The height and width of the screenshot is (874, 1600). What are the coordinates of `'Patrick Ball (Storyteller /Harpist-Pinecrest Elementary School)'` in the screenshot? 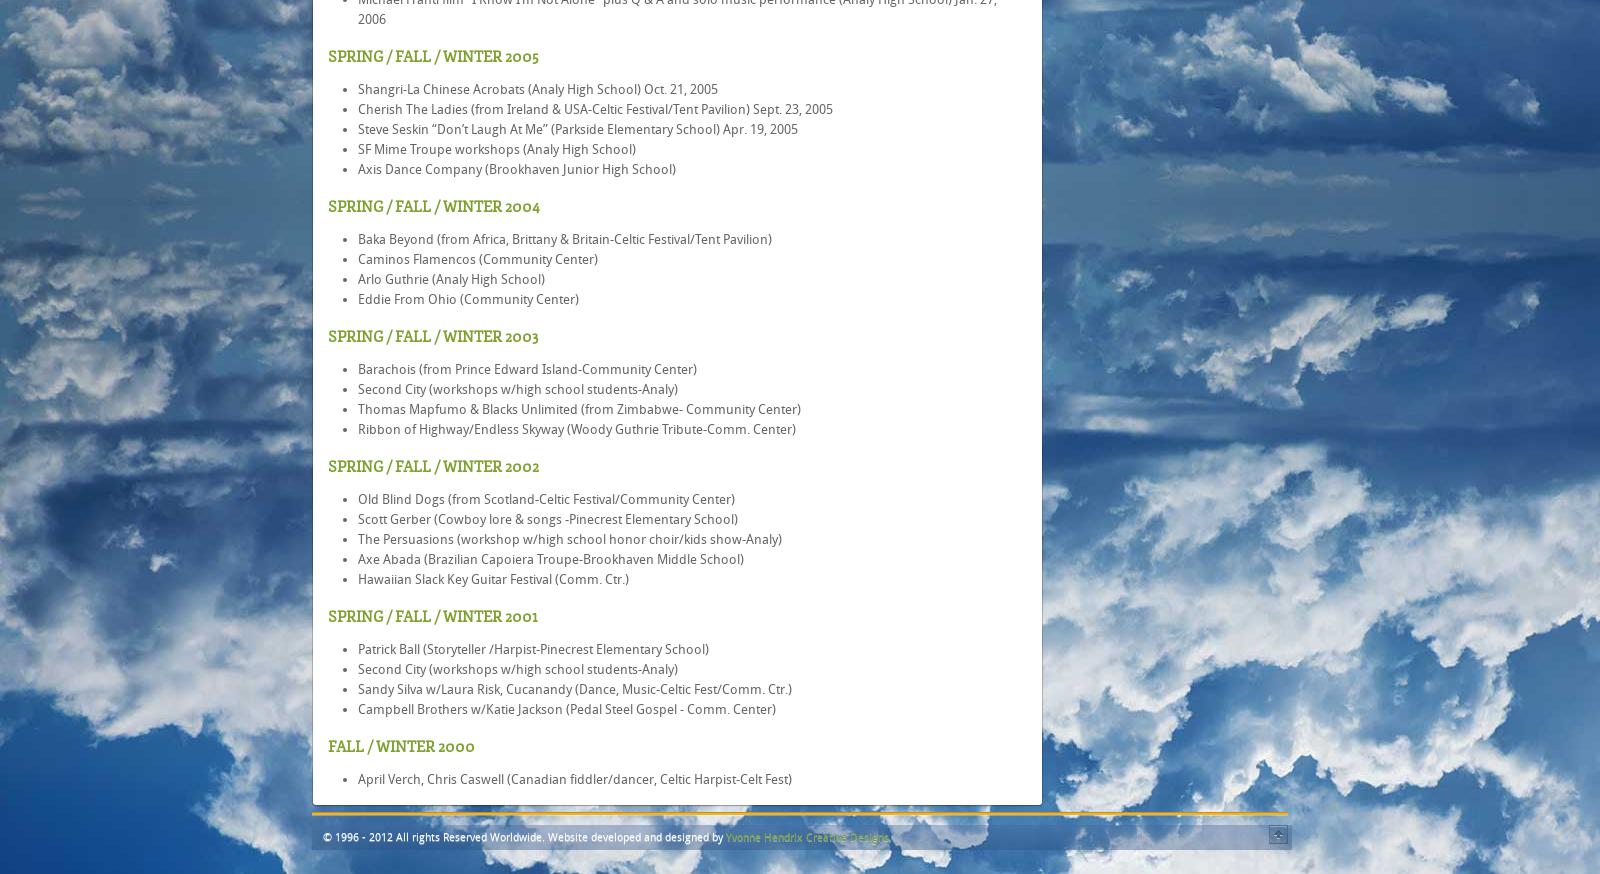 It's located at (532, 648).